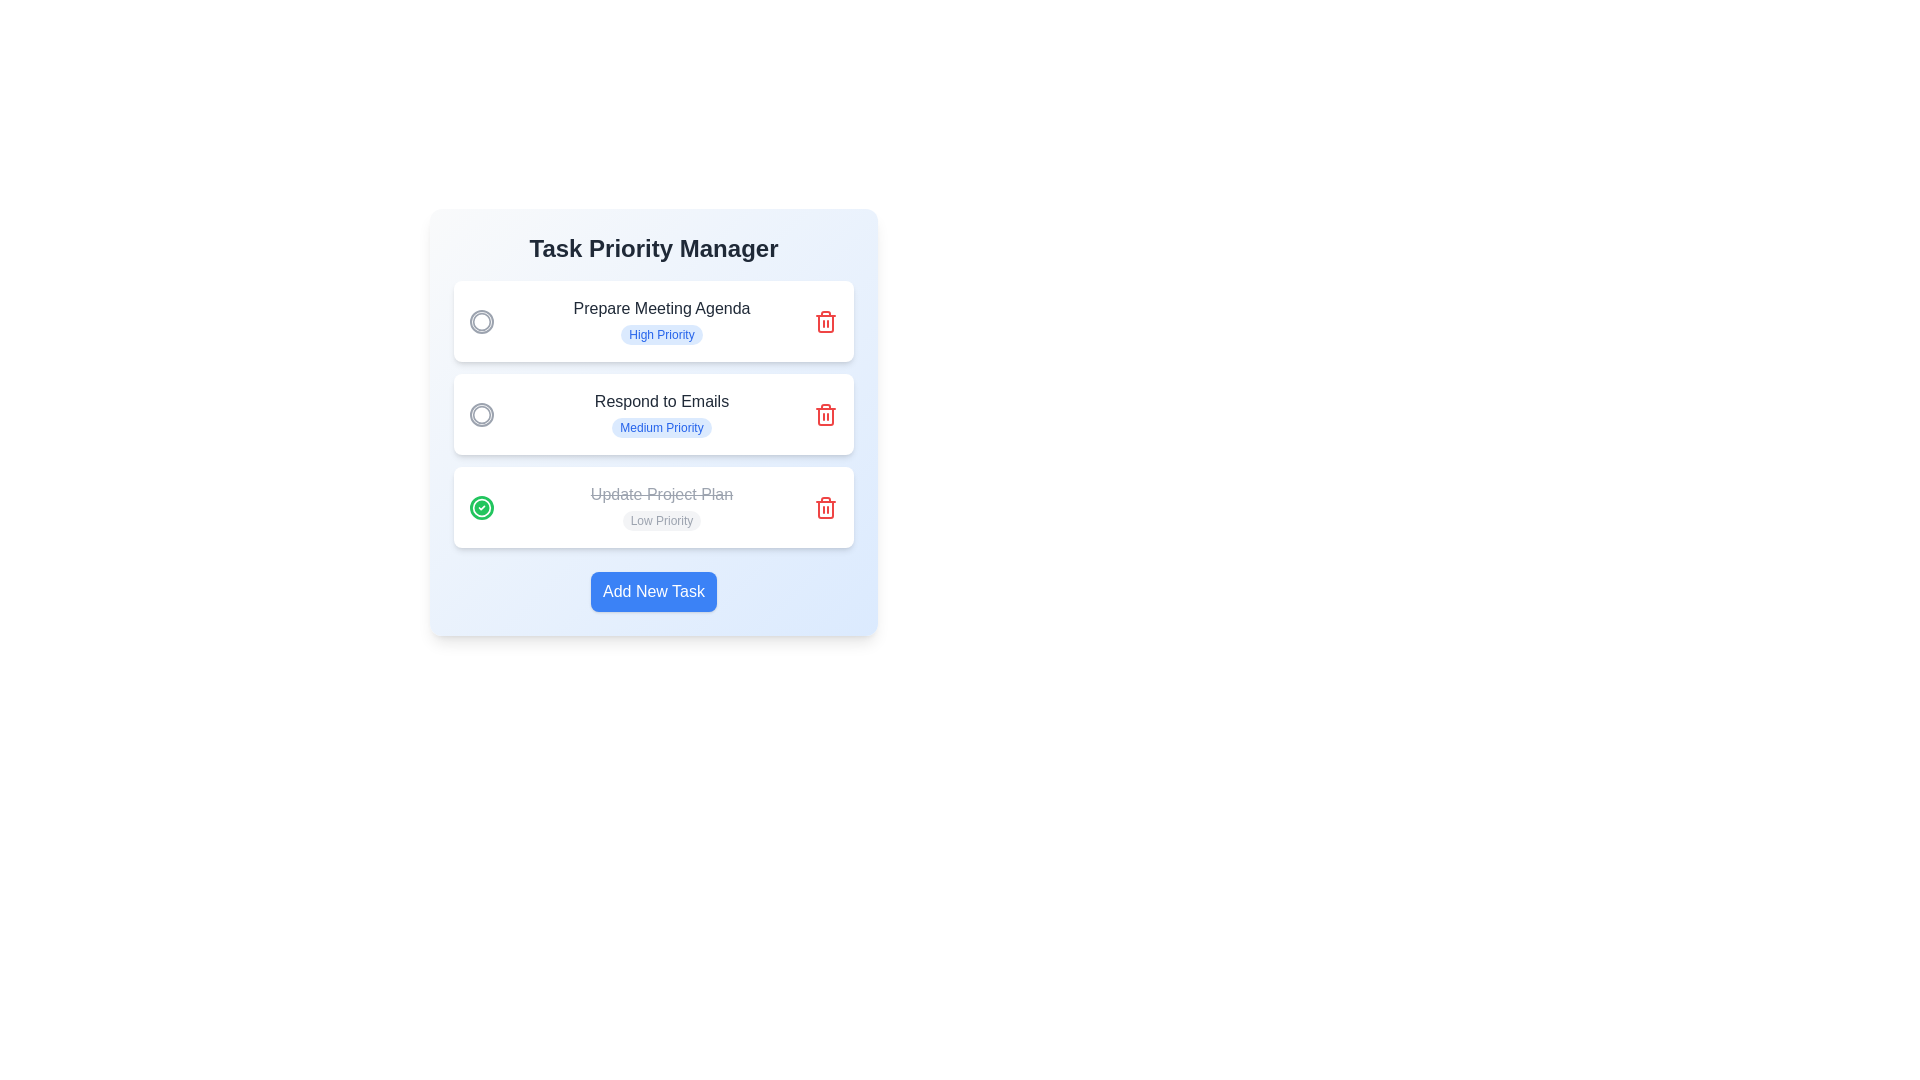 This screenshot has width=1920, height=1080. Describe the element at coordinates (662, 494) in the screenshot. I see `the static text label indicating task completion, which is styled with a line-through` at that location.